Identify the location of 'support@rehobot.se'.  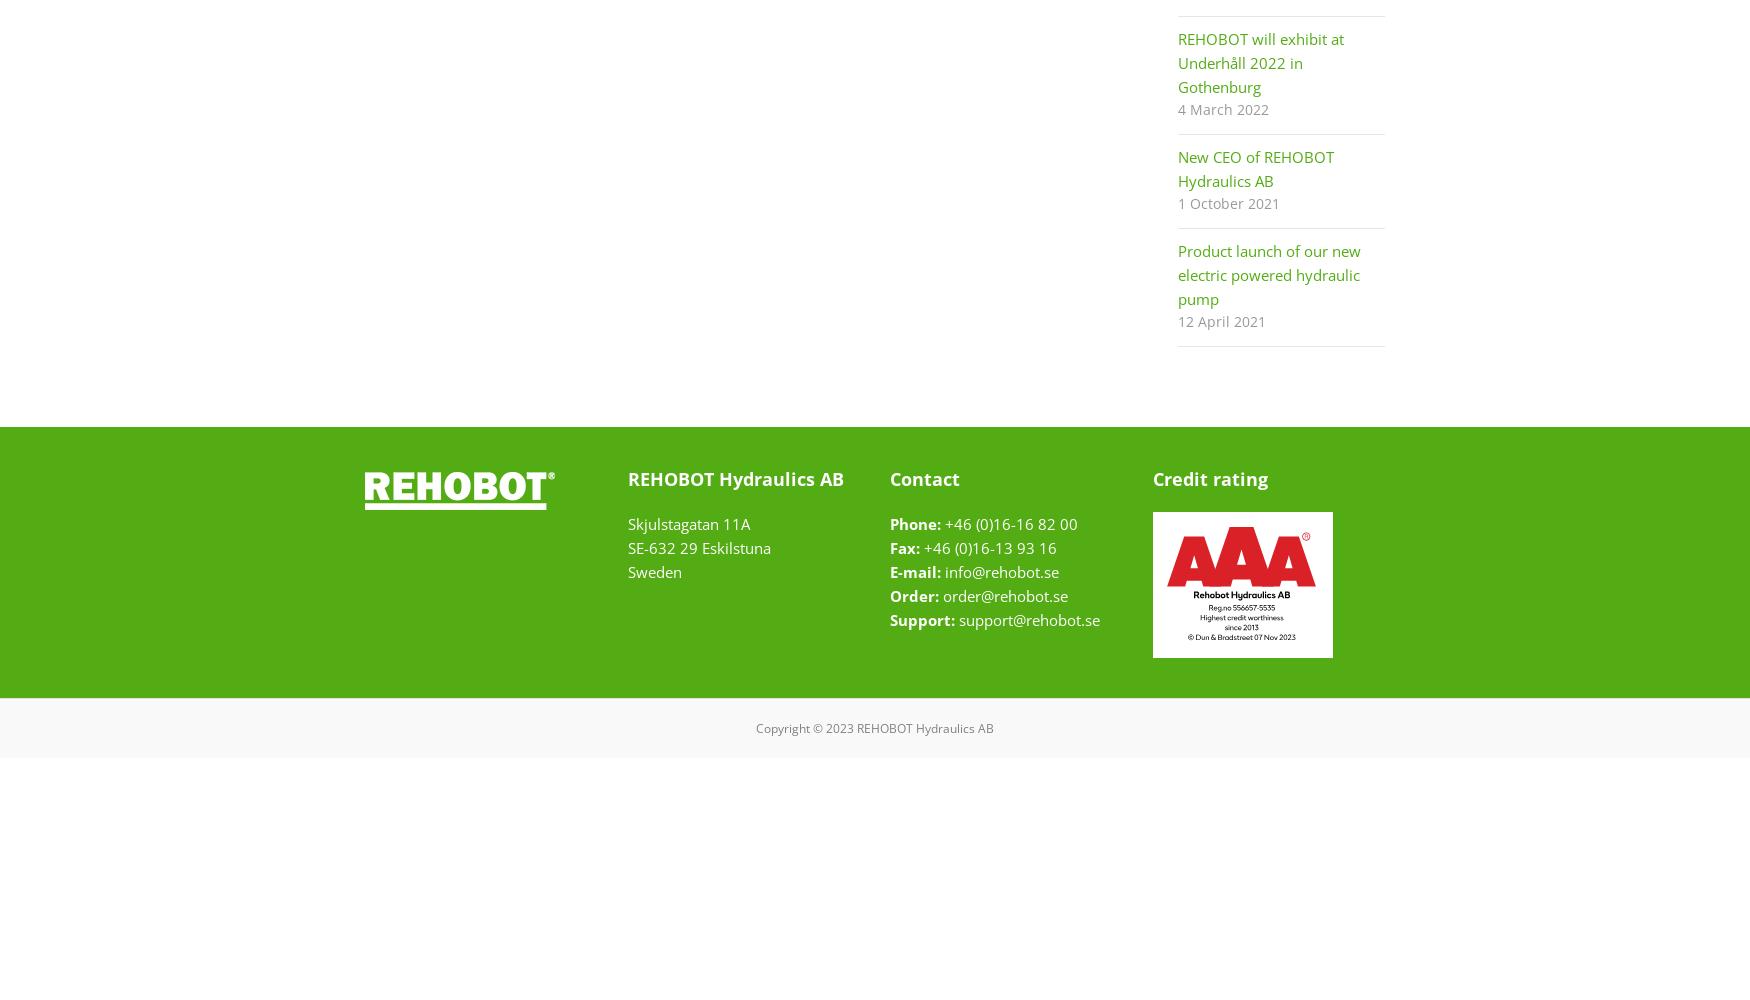
(1028, 619).